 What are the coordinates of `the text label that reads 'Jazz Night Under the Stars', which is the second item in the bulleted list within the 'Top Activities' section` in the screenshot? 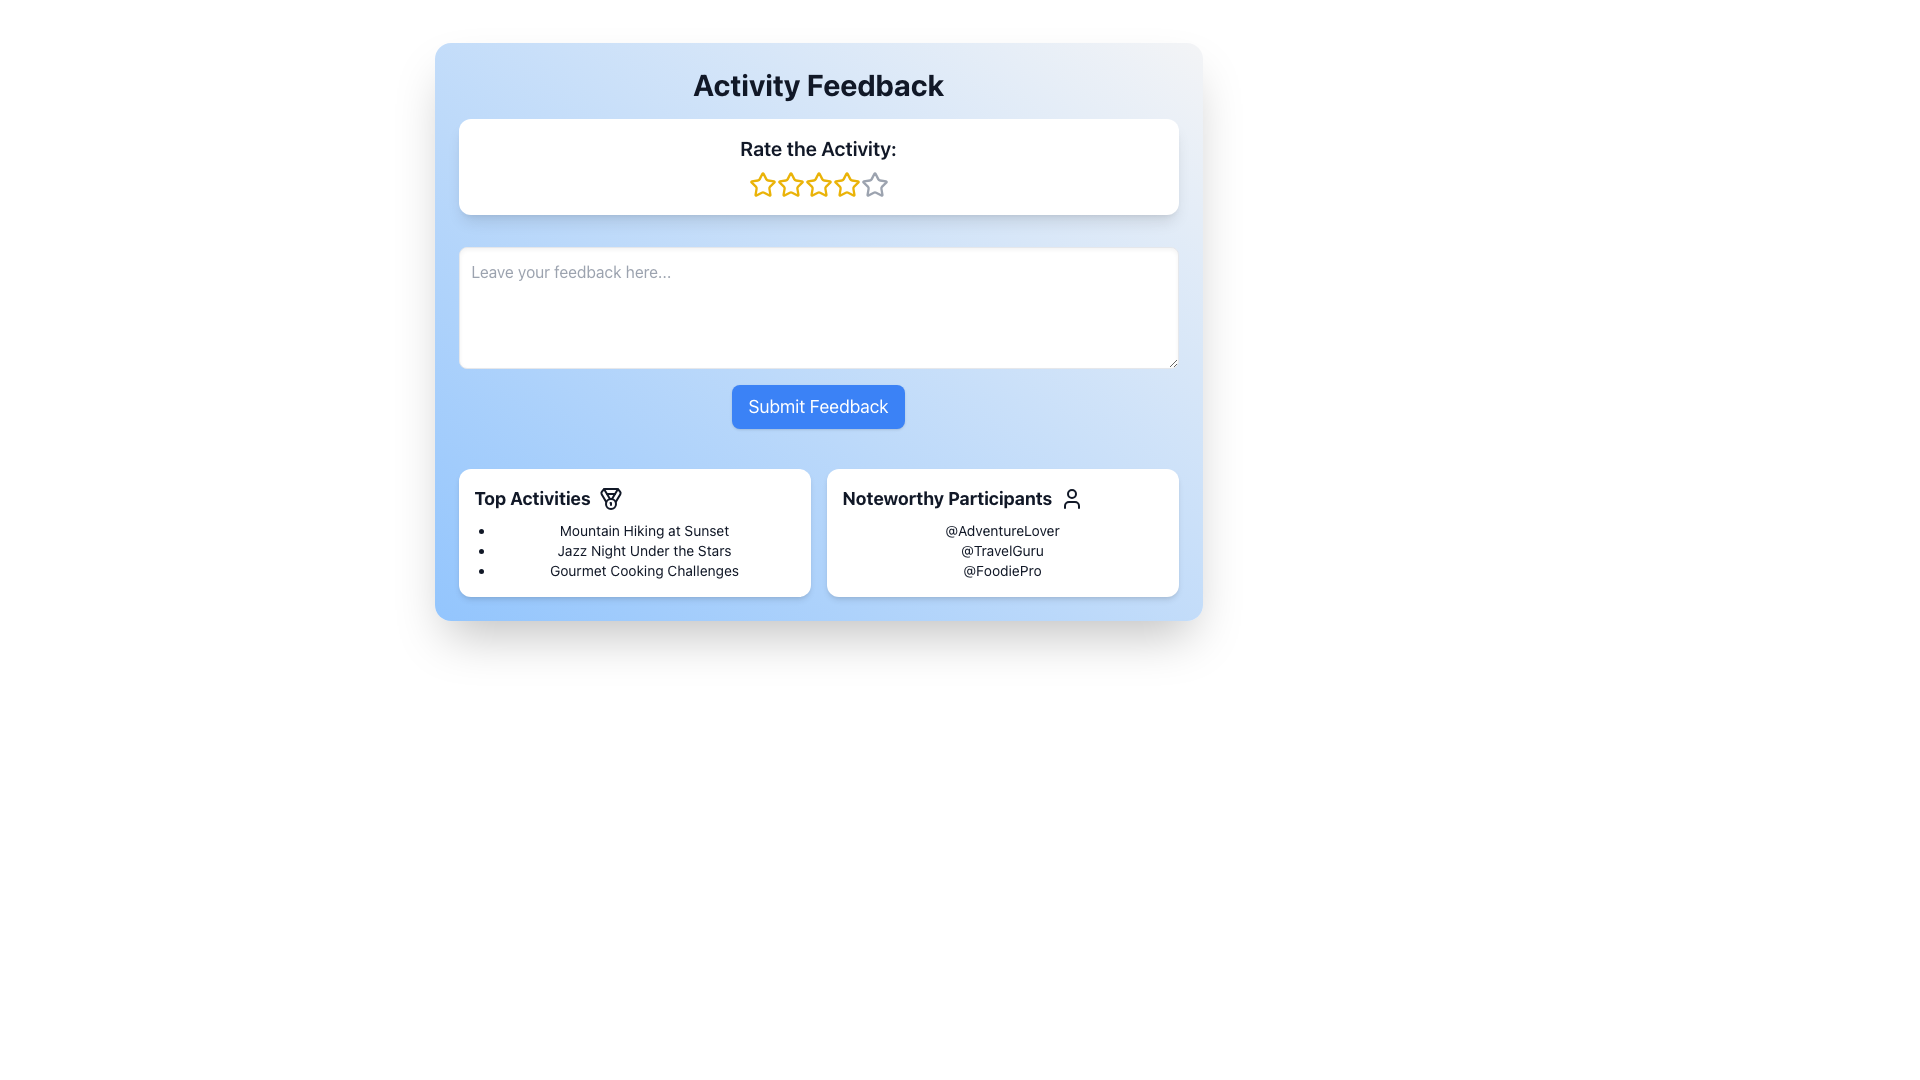 It's located at (644, 551).